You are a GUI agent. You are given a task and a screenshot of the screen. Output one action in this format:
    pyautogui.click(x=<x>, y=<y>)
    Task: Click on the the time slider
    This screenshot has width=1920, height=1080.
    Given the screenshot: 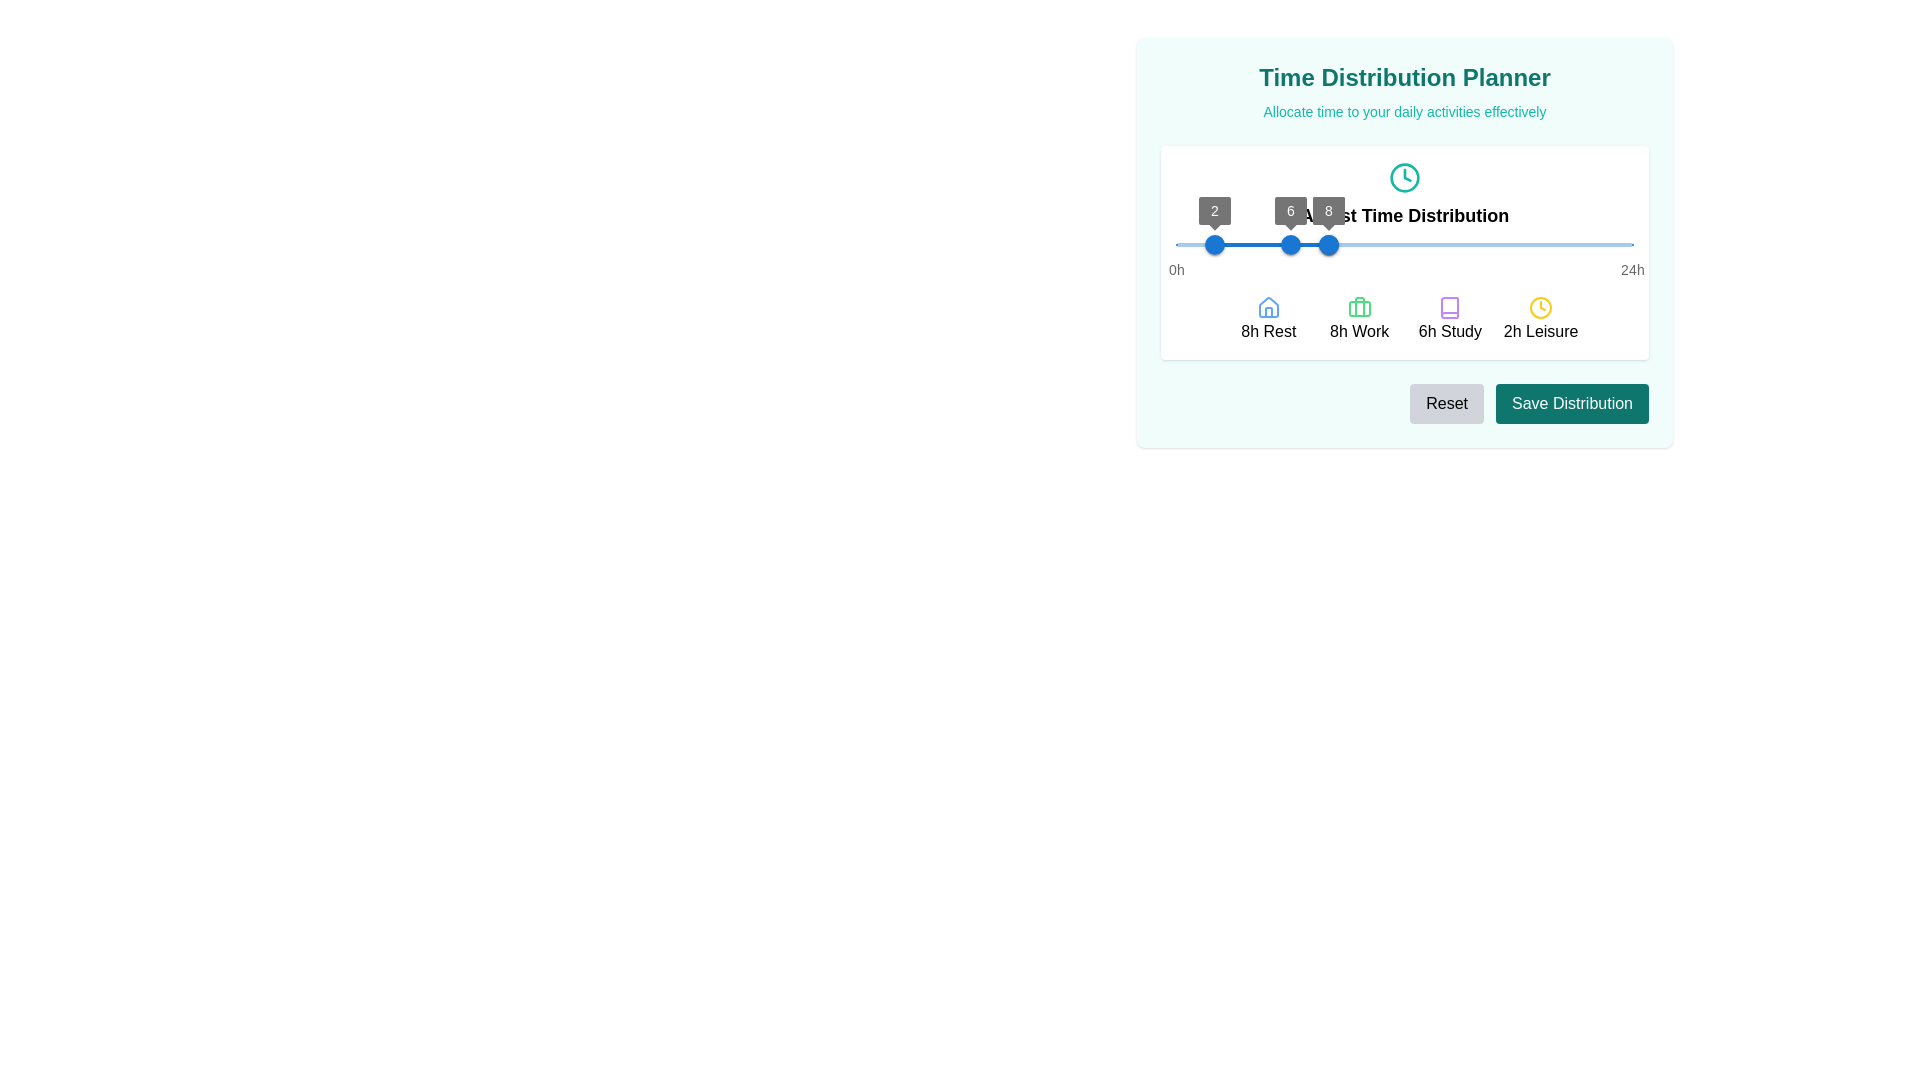 What is the action you would take?
    pyautogui.click(x=1300, y=244)
    